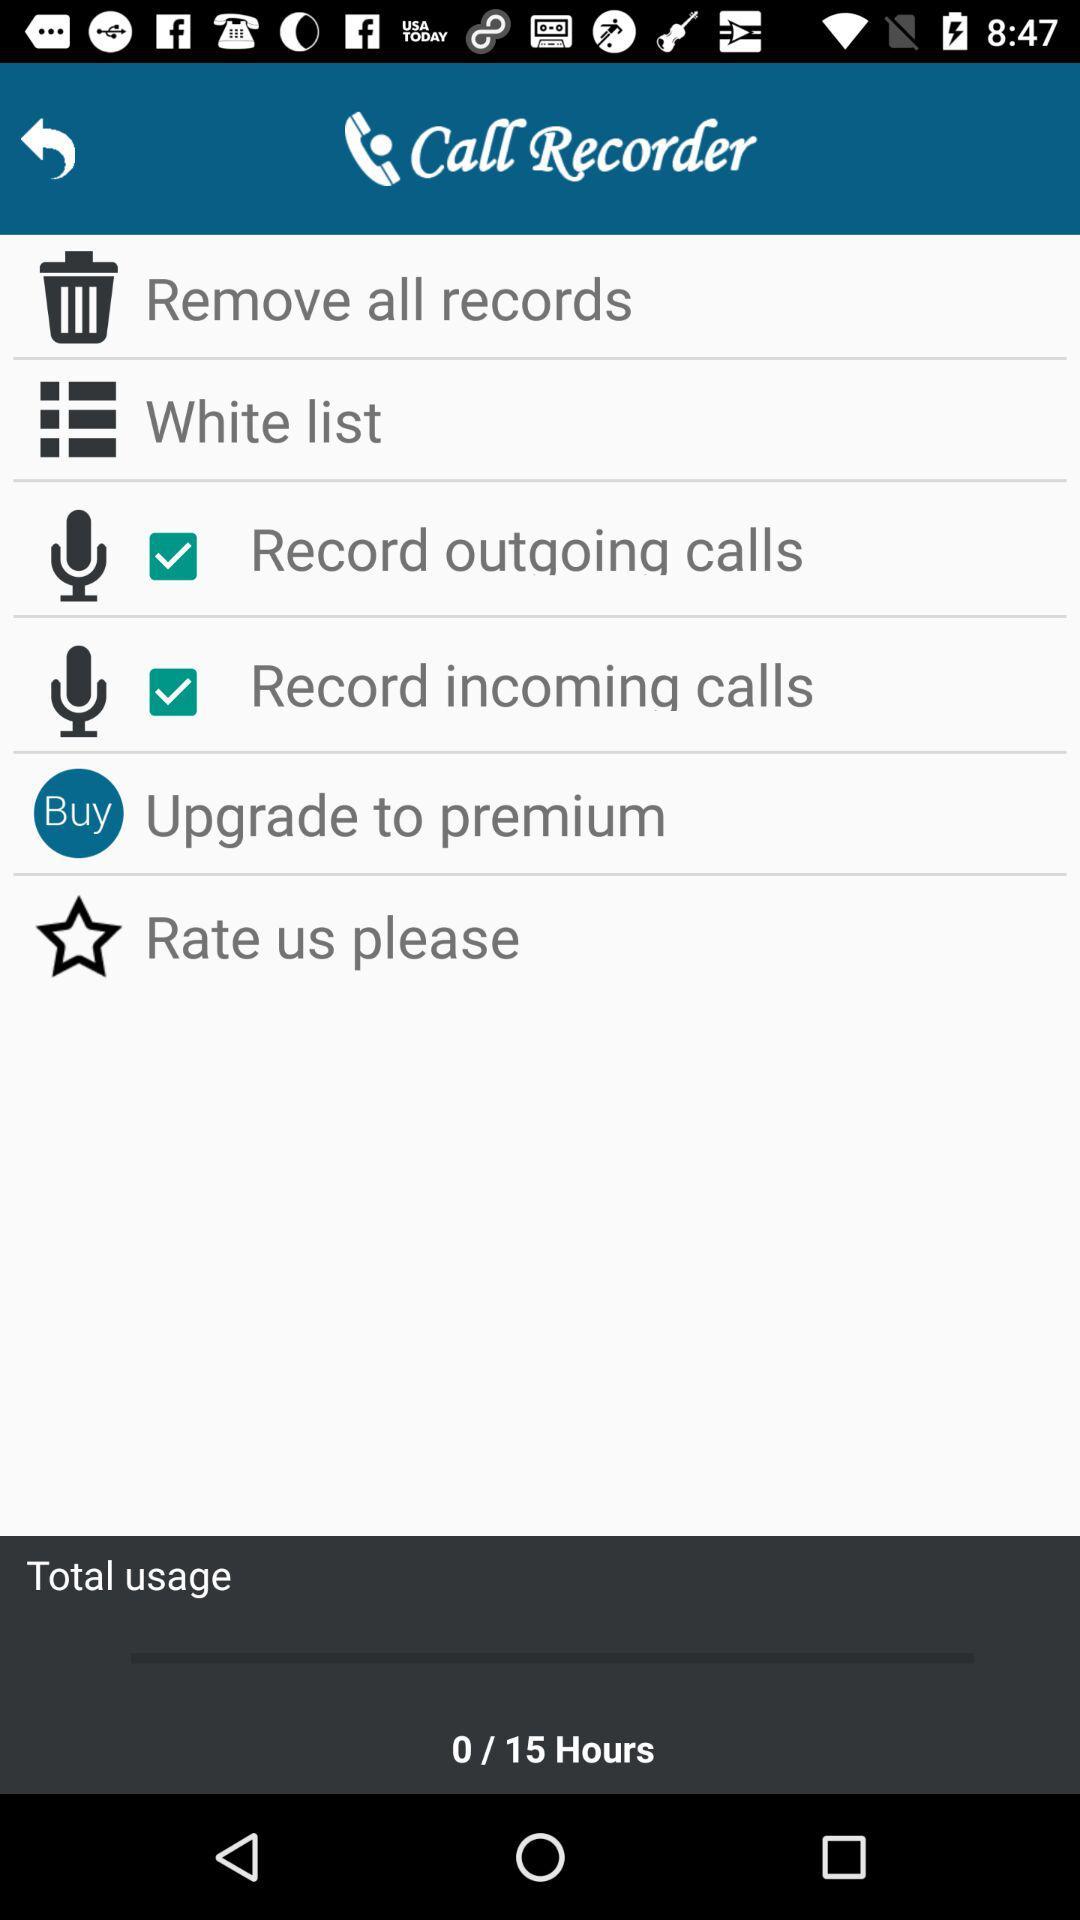 The height and width of the screenshot is (1920, 1080). Describe the element at coordinates (77, 418) in the screenshot. I see `app next to the white list item` at that location.